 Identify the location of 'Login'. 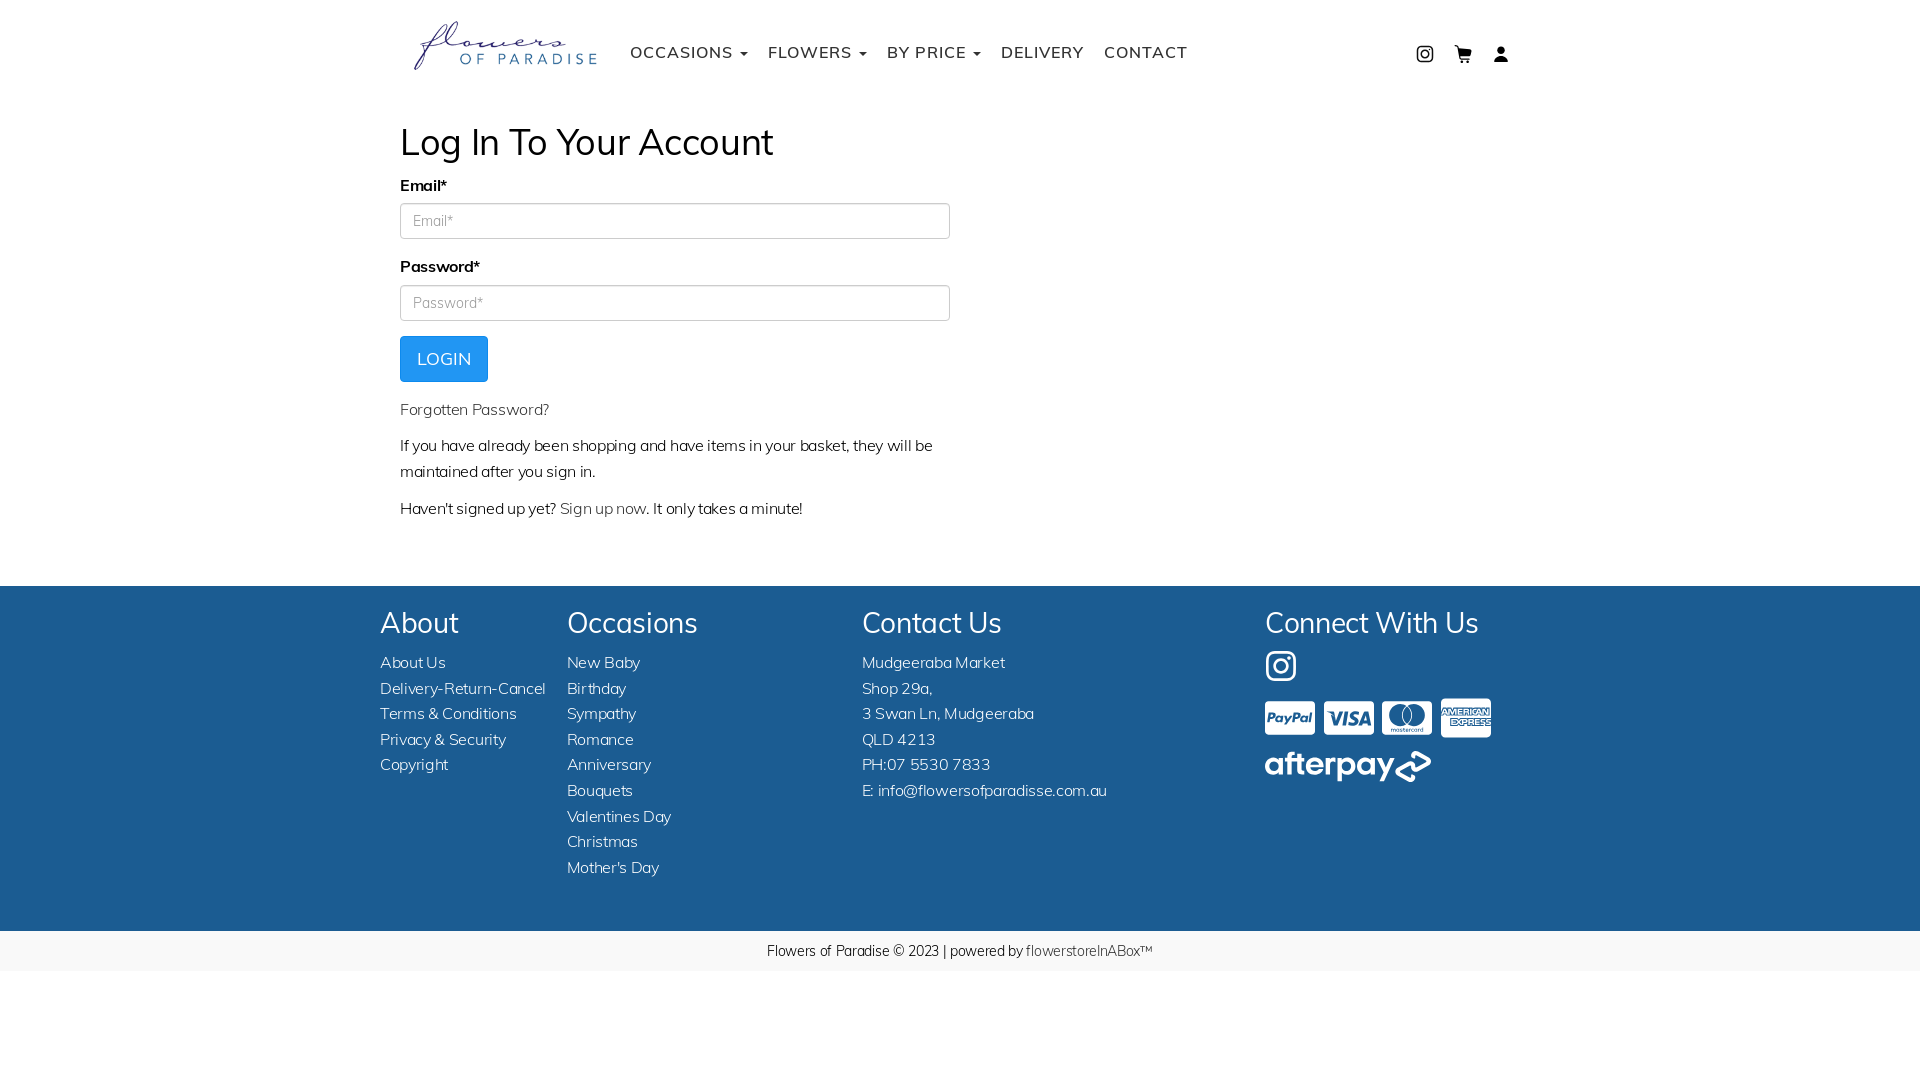
(443, 357).